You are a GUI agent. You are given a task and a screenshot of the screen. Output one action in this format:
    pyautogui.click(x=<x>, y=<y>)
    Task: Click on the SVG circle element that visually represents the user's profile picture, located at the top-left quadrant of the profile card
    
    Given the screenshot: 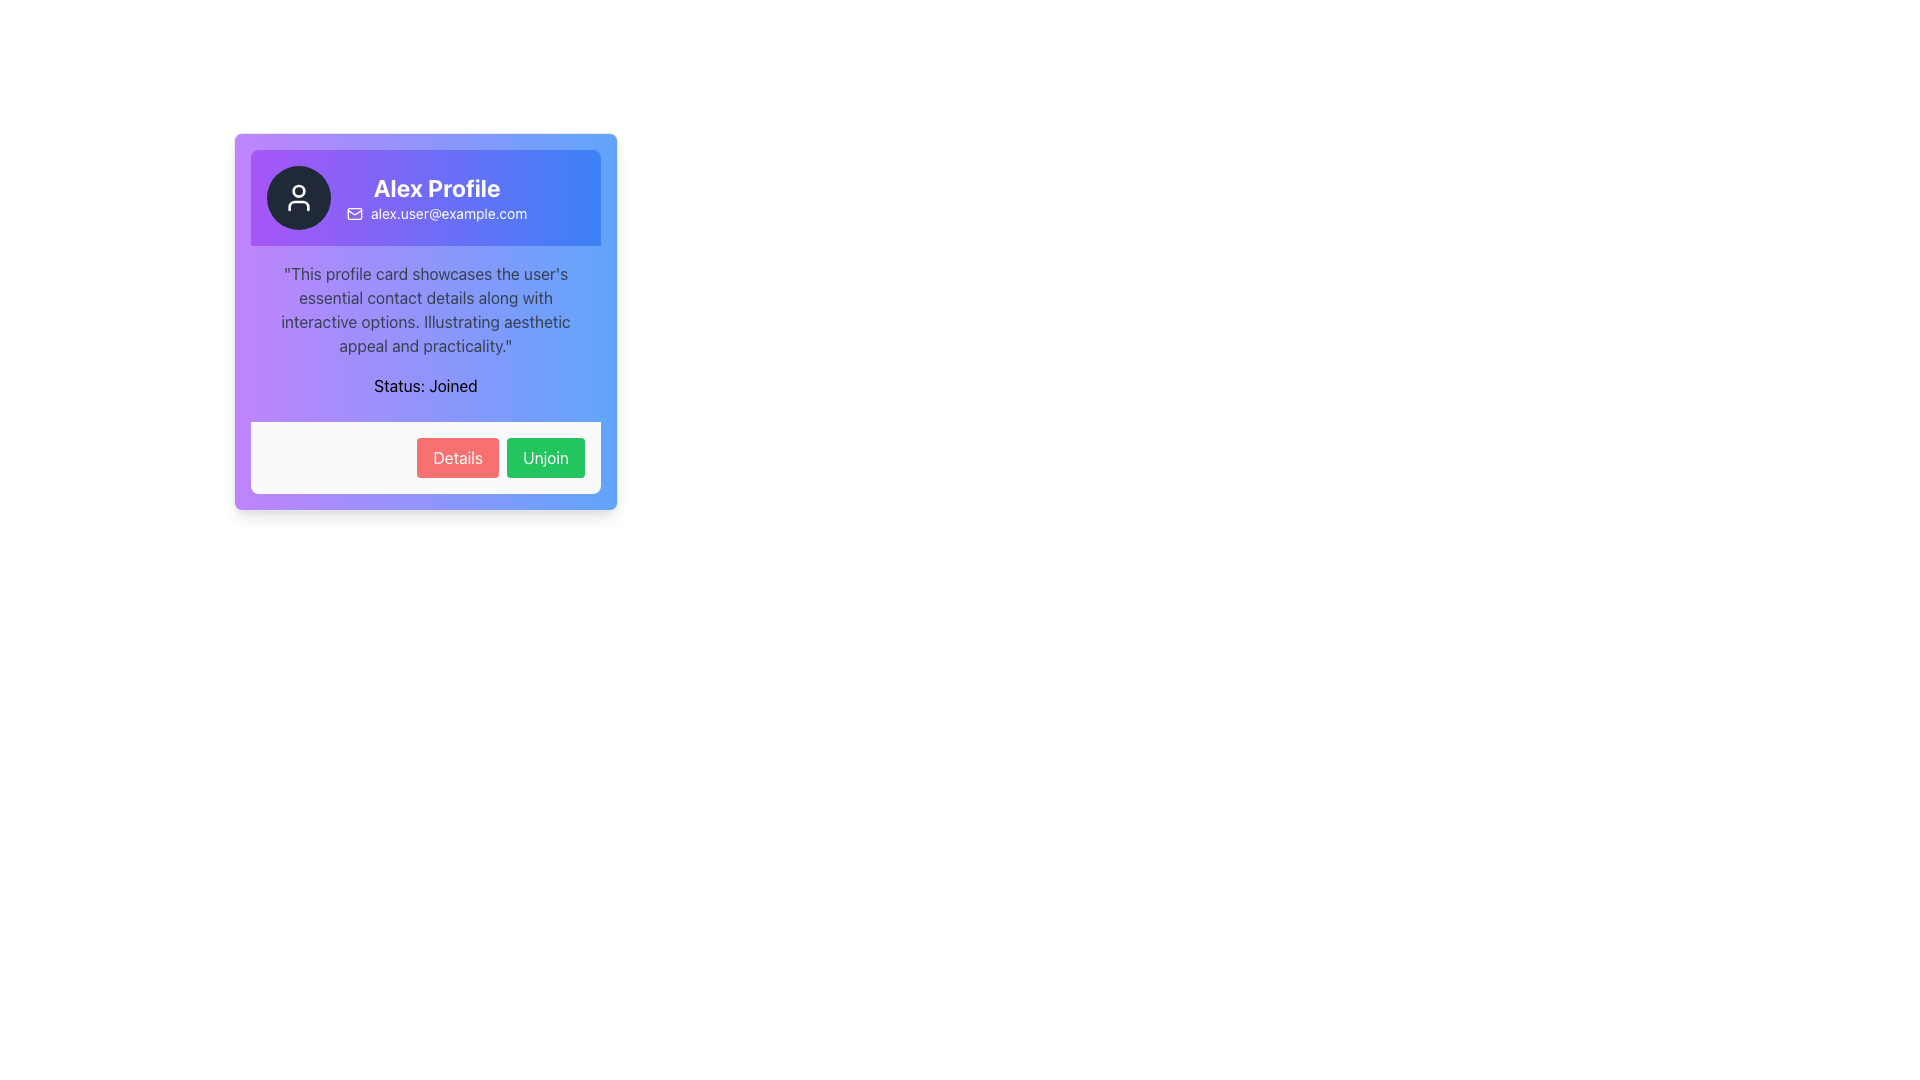 What is the action you would take?
    pyautogui.click(x=297, y=191)
    